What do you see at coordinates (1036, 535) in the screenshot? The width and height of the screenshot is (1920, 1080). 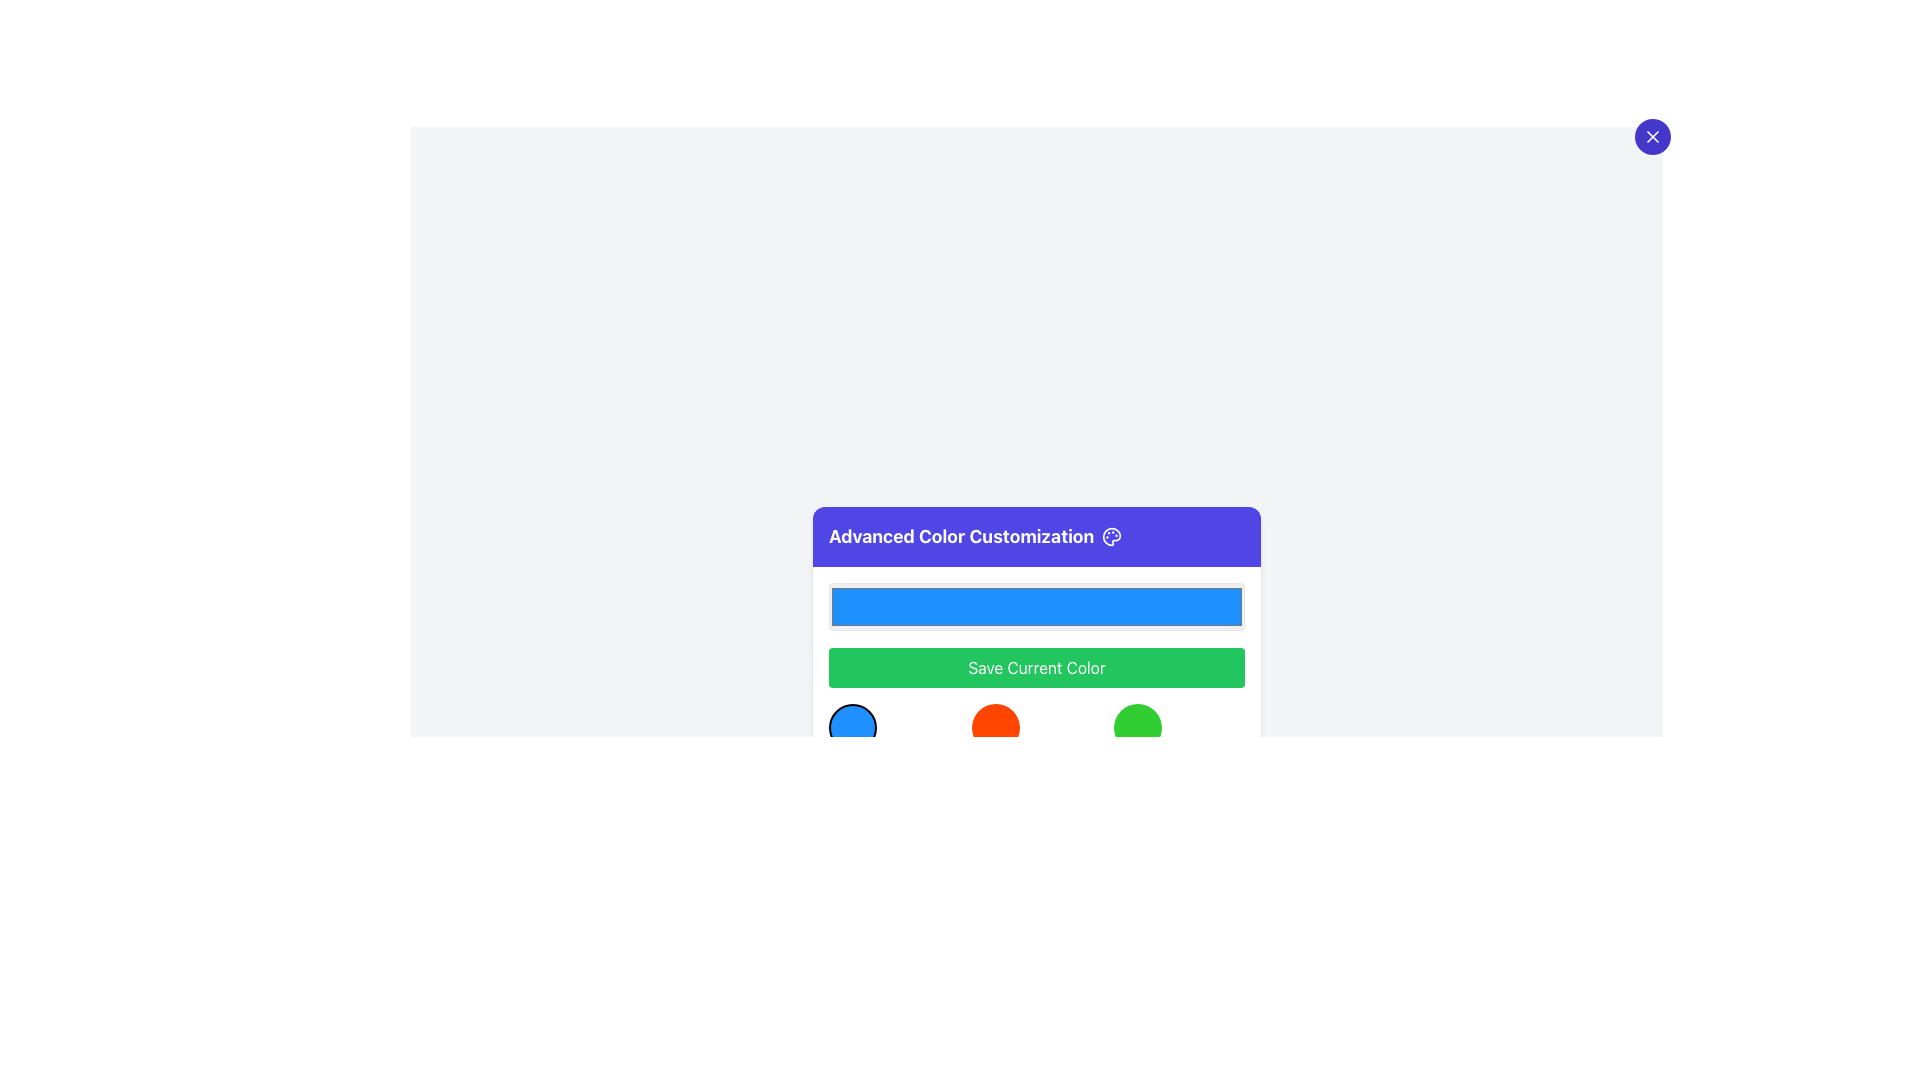 I see `the header labeled 'Advanced Color Customization' with a palette icon, which is prominently displayed at the top of the modal with an indigo blue background` at bounding box center [1036, 535].